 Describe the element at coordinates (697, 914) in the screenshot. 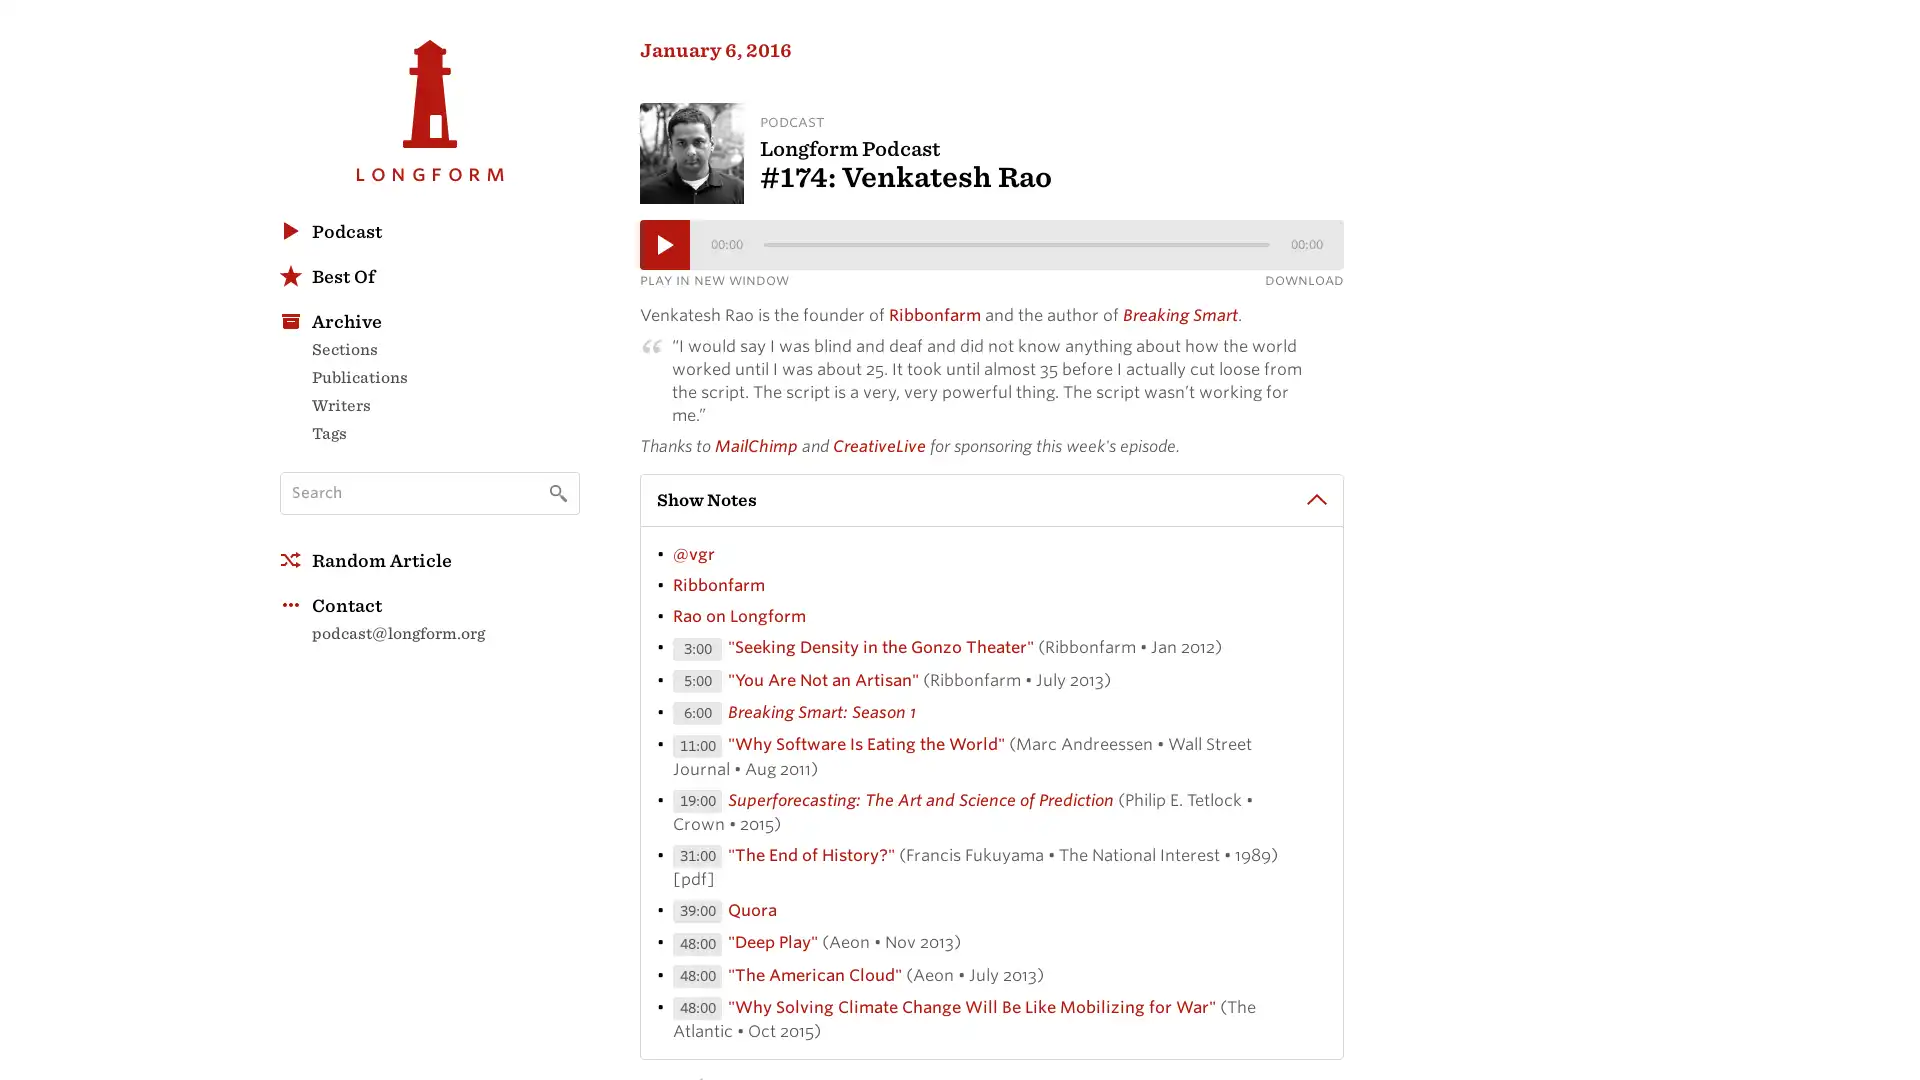

I see `39:00` at that location.